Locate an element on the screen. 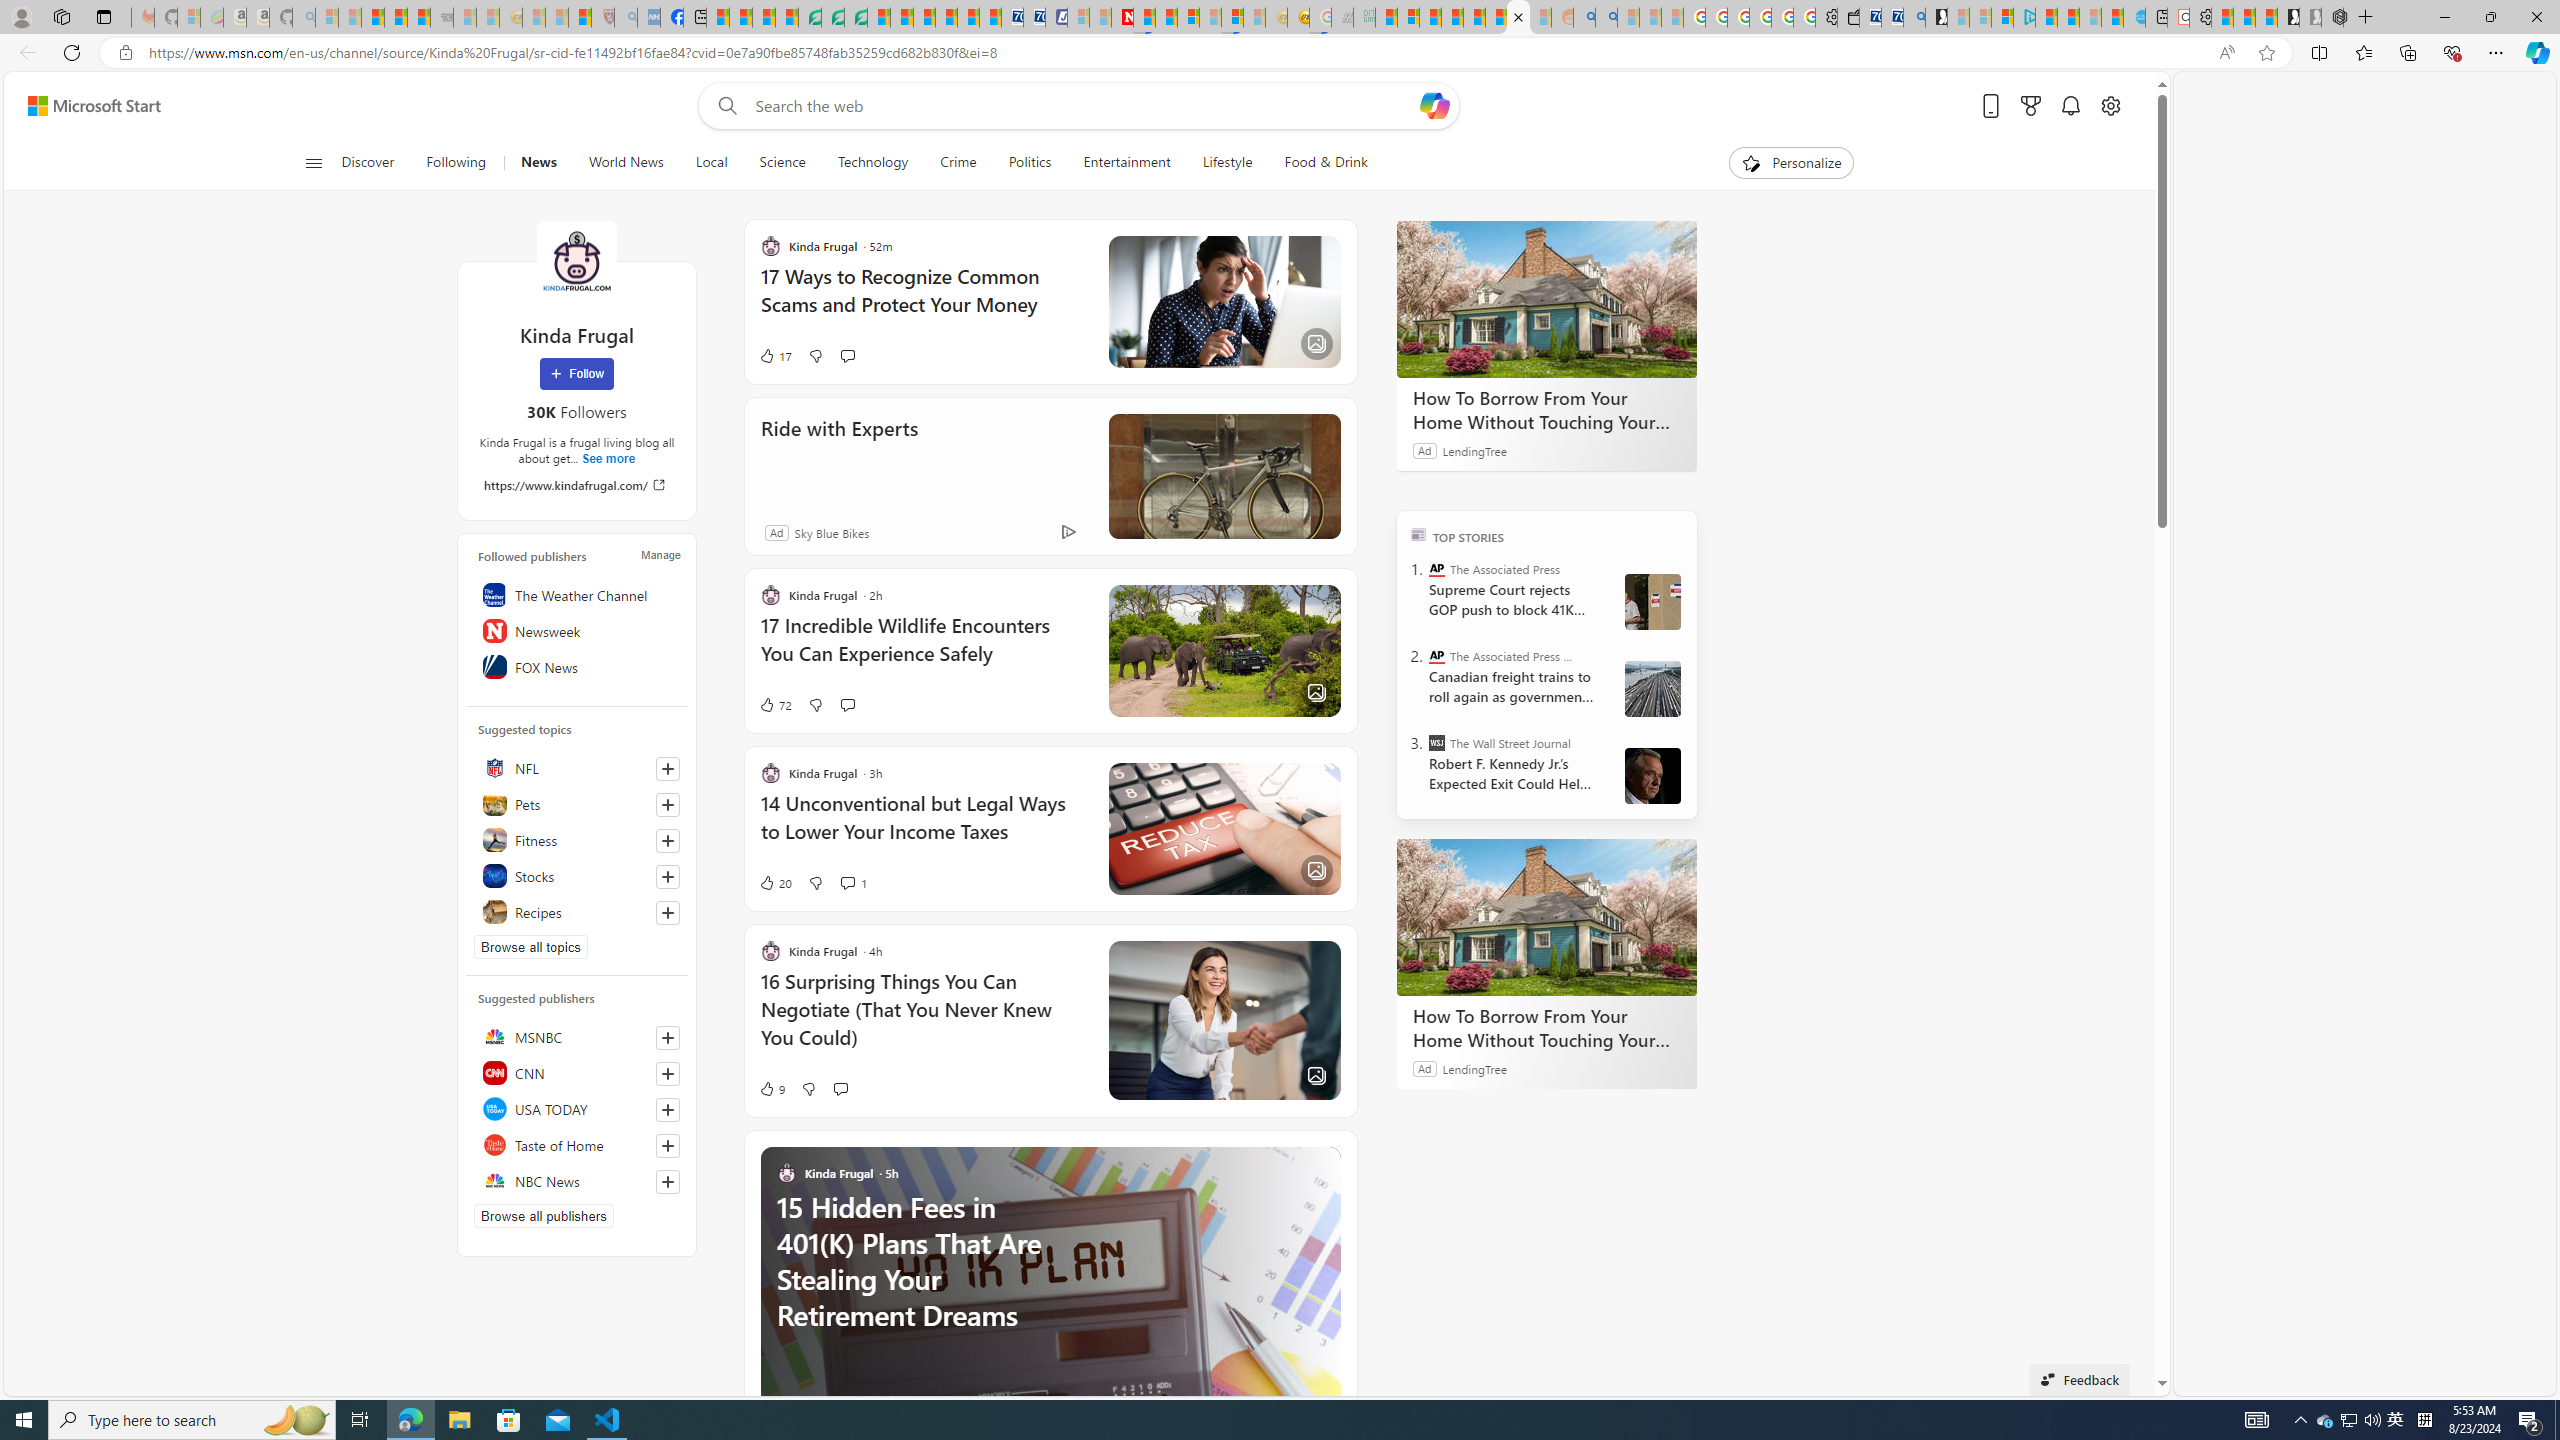 The image size is (2560, 1440). 'Skip to footer' is located at coordinates (81, 104).